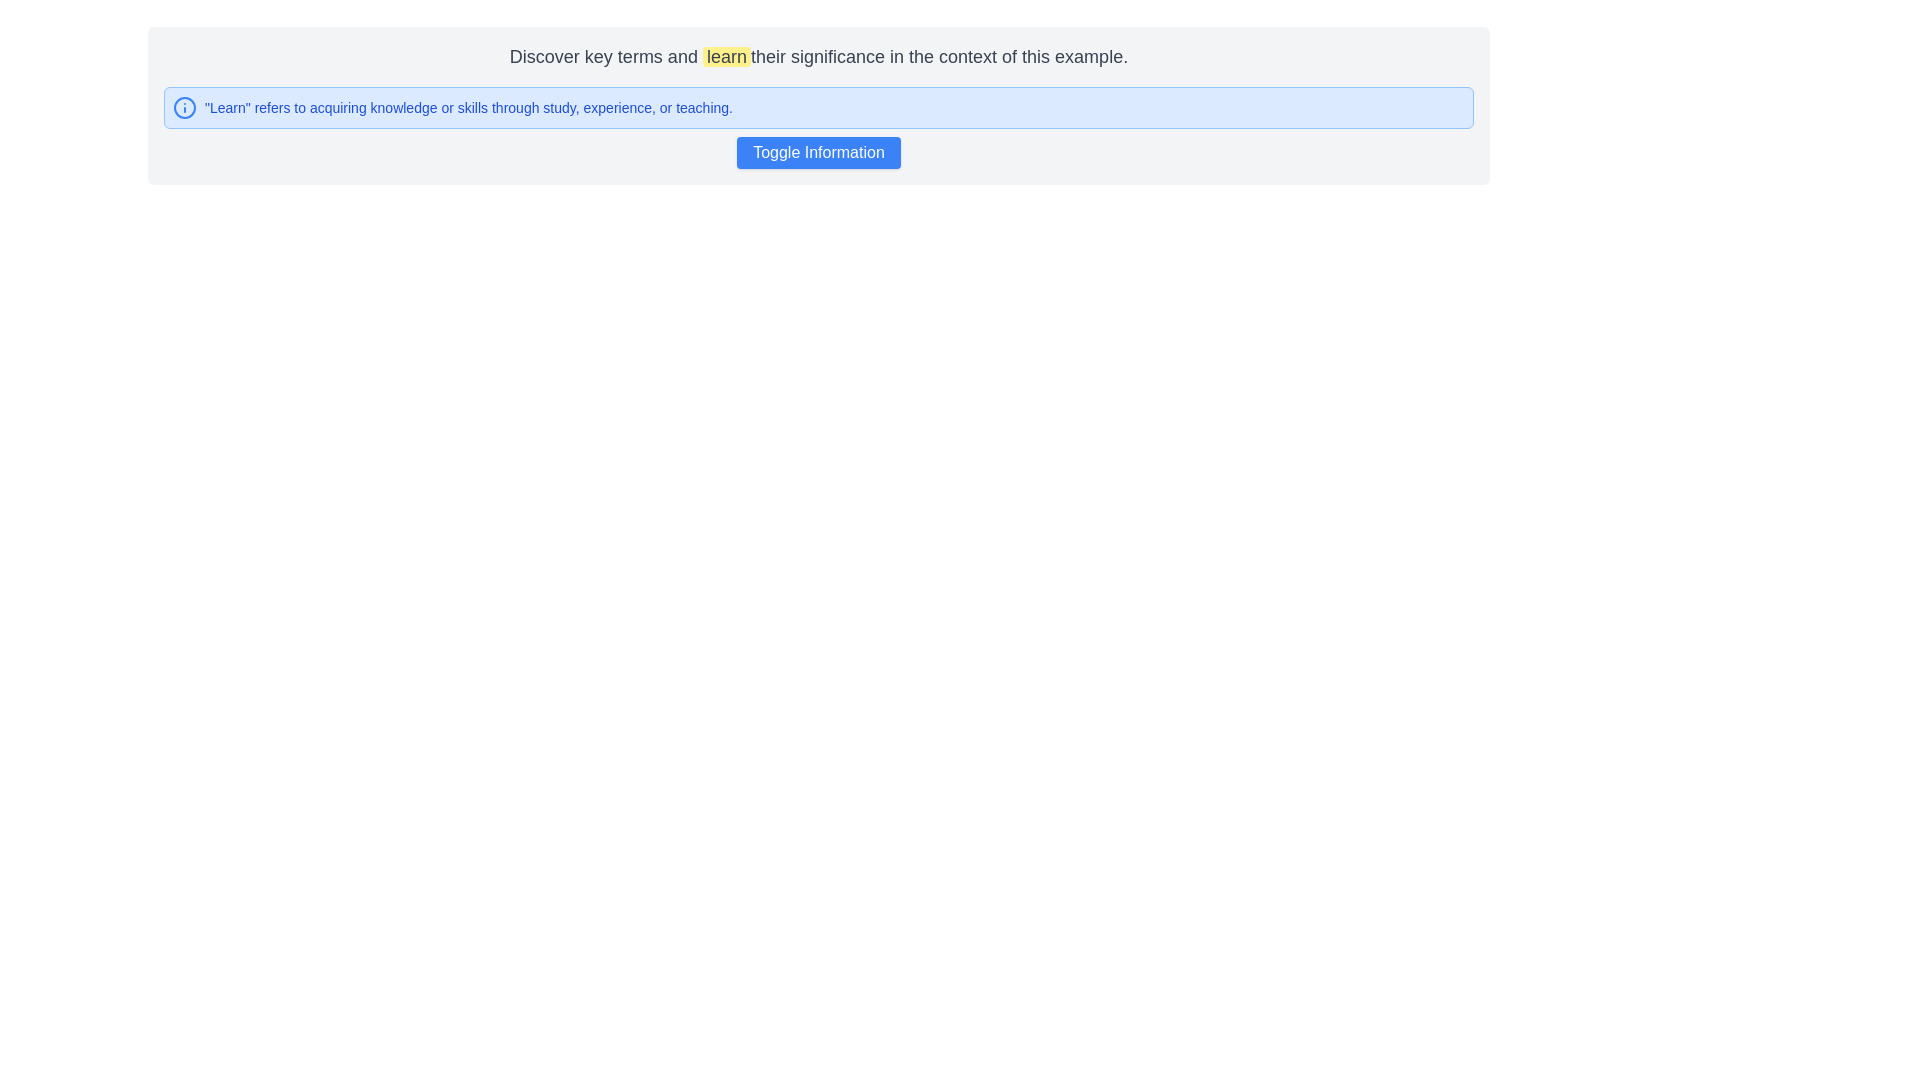 The image size is (1920, 1080). I want to click on text emphasizing the word 'learn' which is highlighted with a yellow background in the sentence 'Discover key terms and learn their significance in the context of this example.', so click(725, 56).